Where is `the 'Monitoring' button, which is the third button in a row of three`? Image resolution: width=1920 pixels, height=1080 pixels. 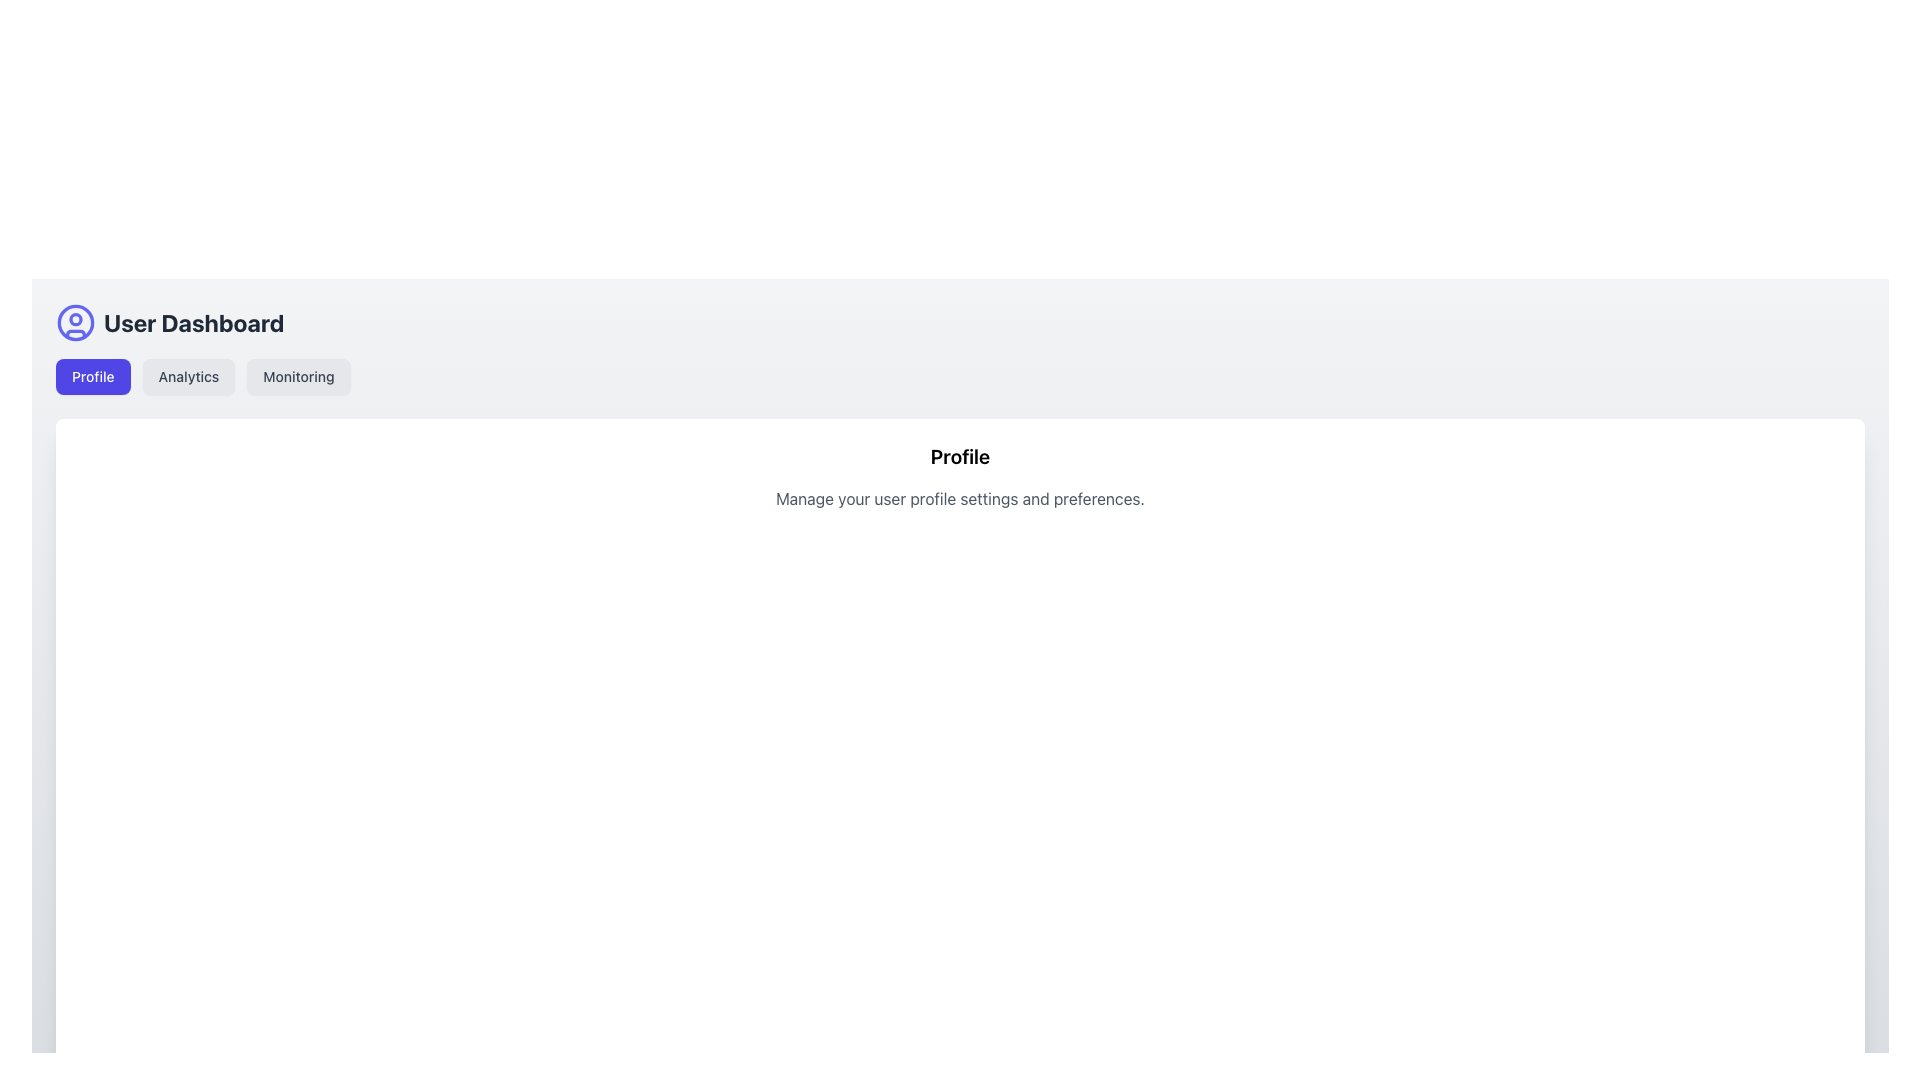 the 'Monitoring' button, which is the third button in a row of three is located at coordinates (297, 377).